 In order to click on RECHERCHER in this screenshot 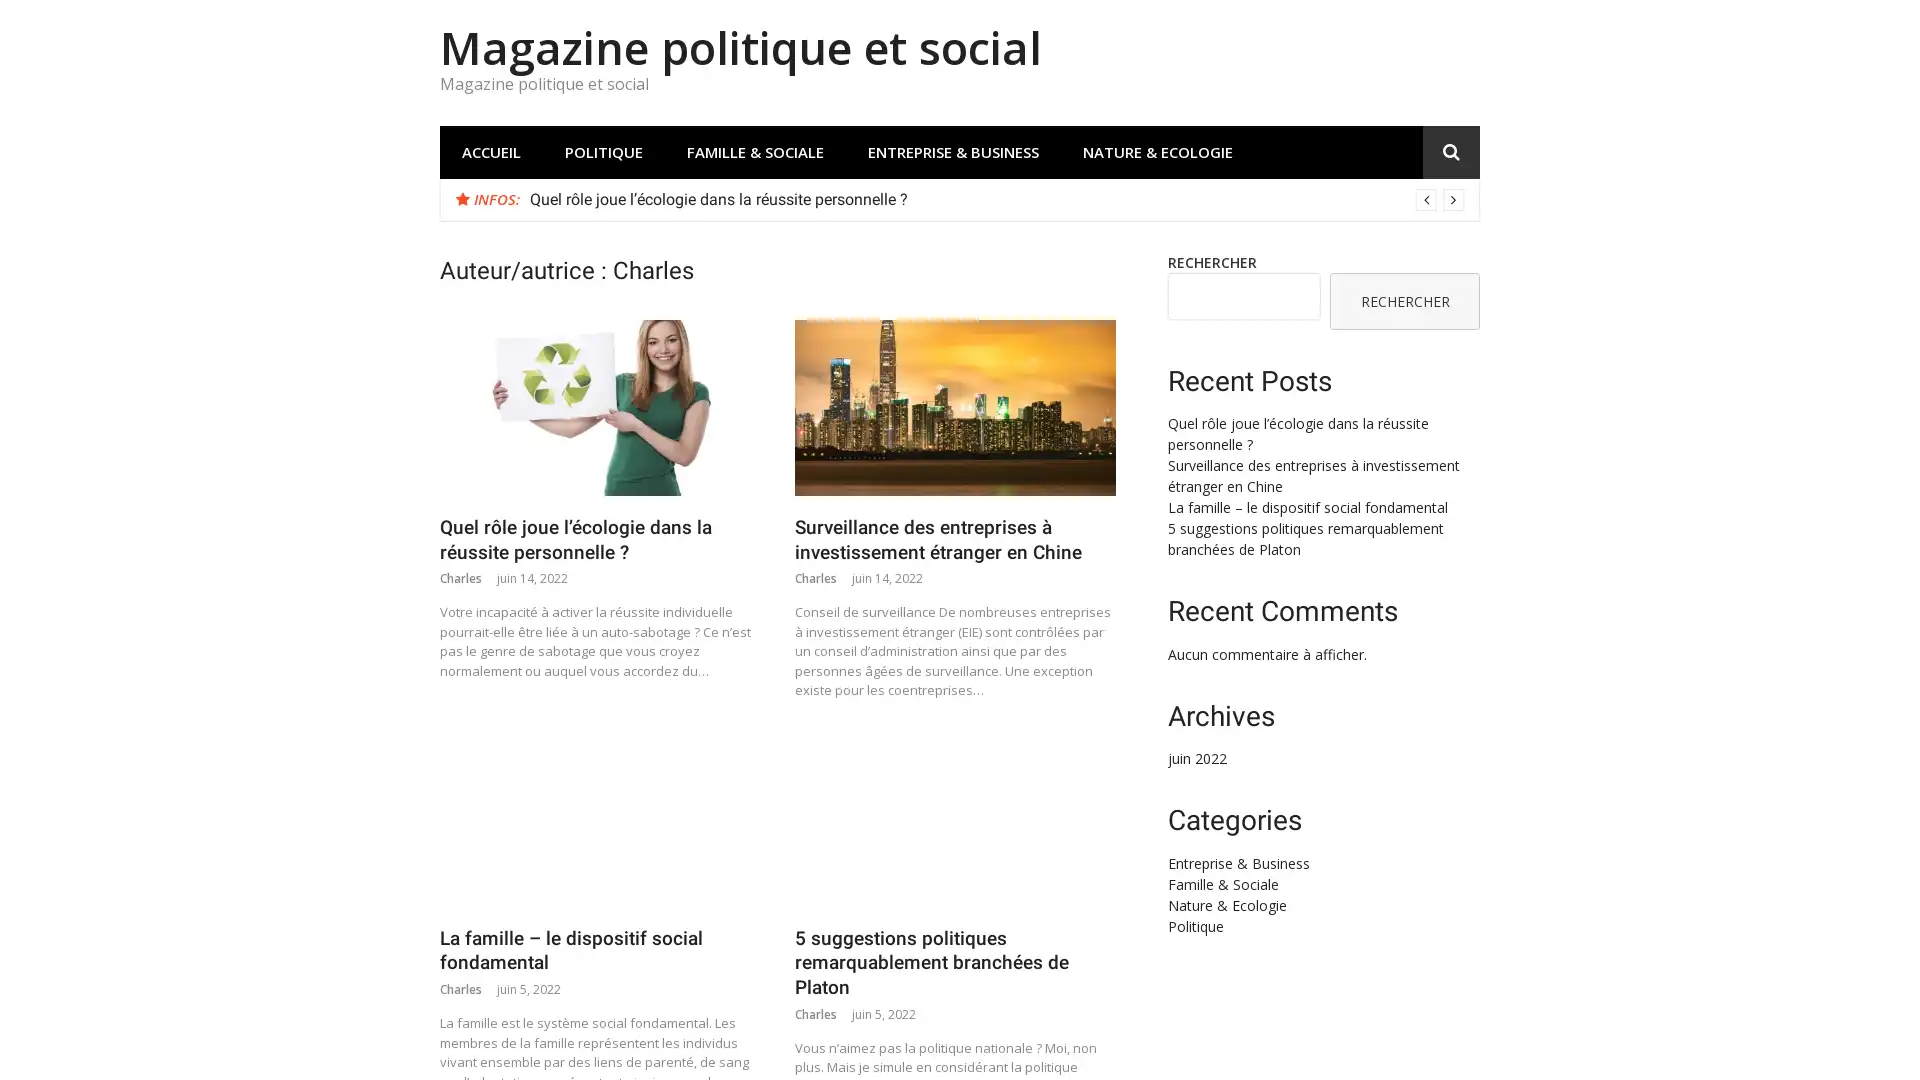, I will do `click(1404, 300)`.